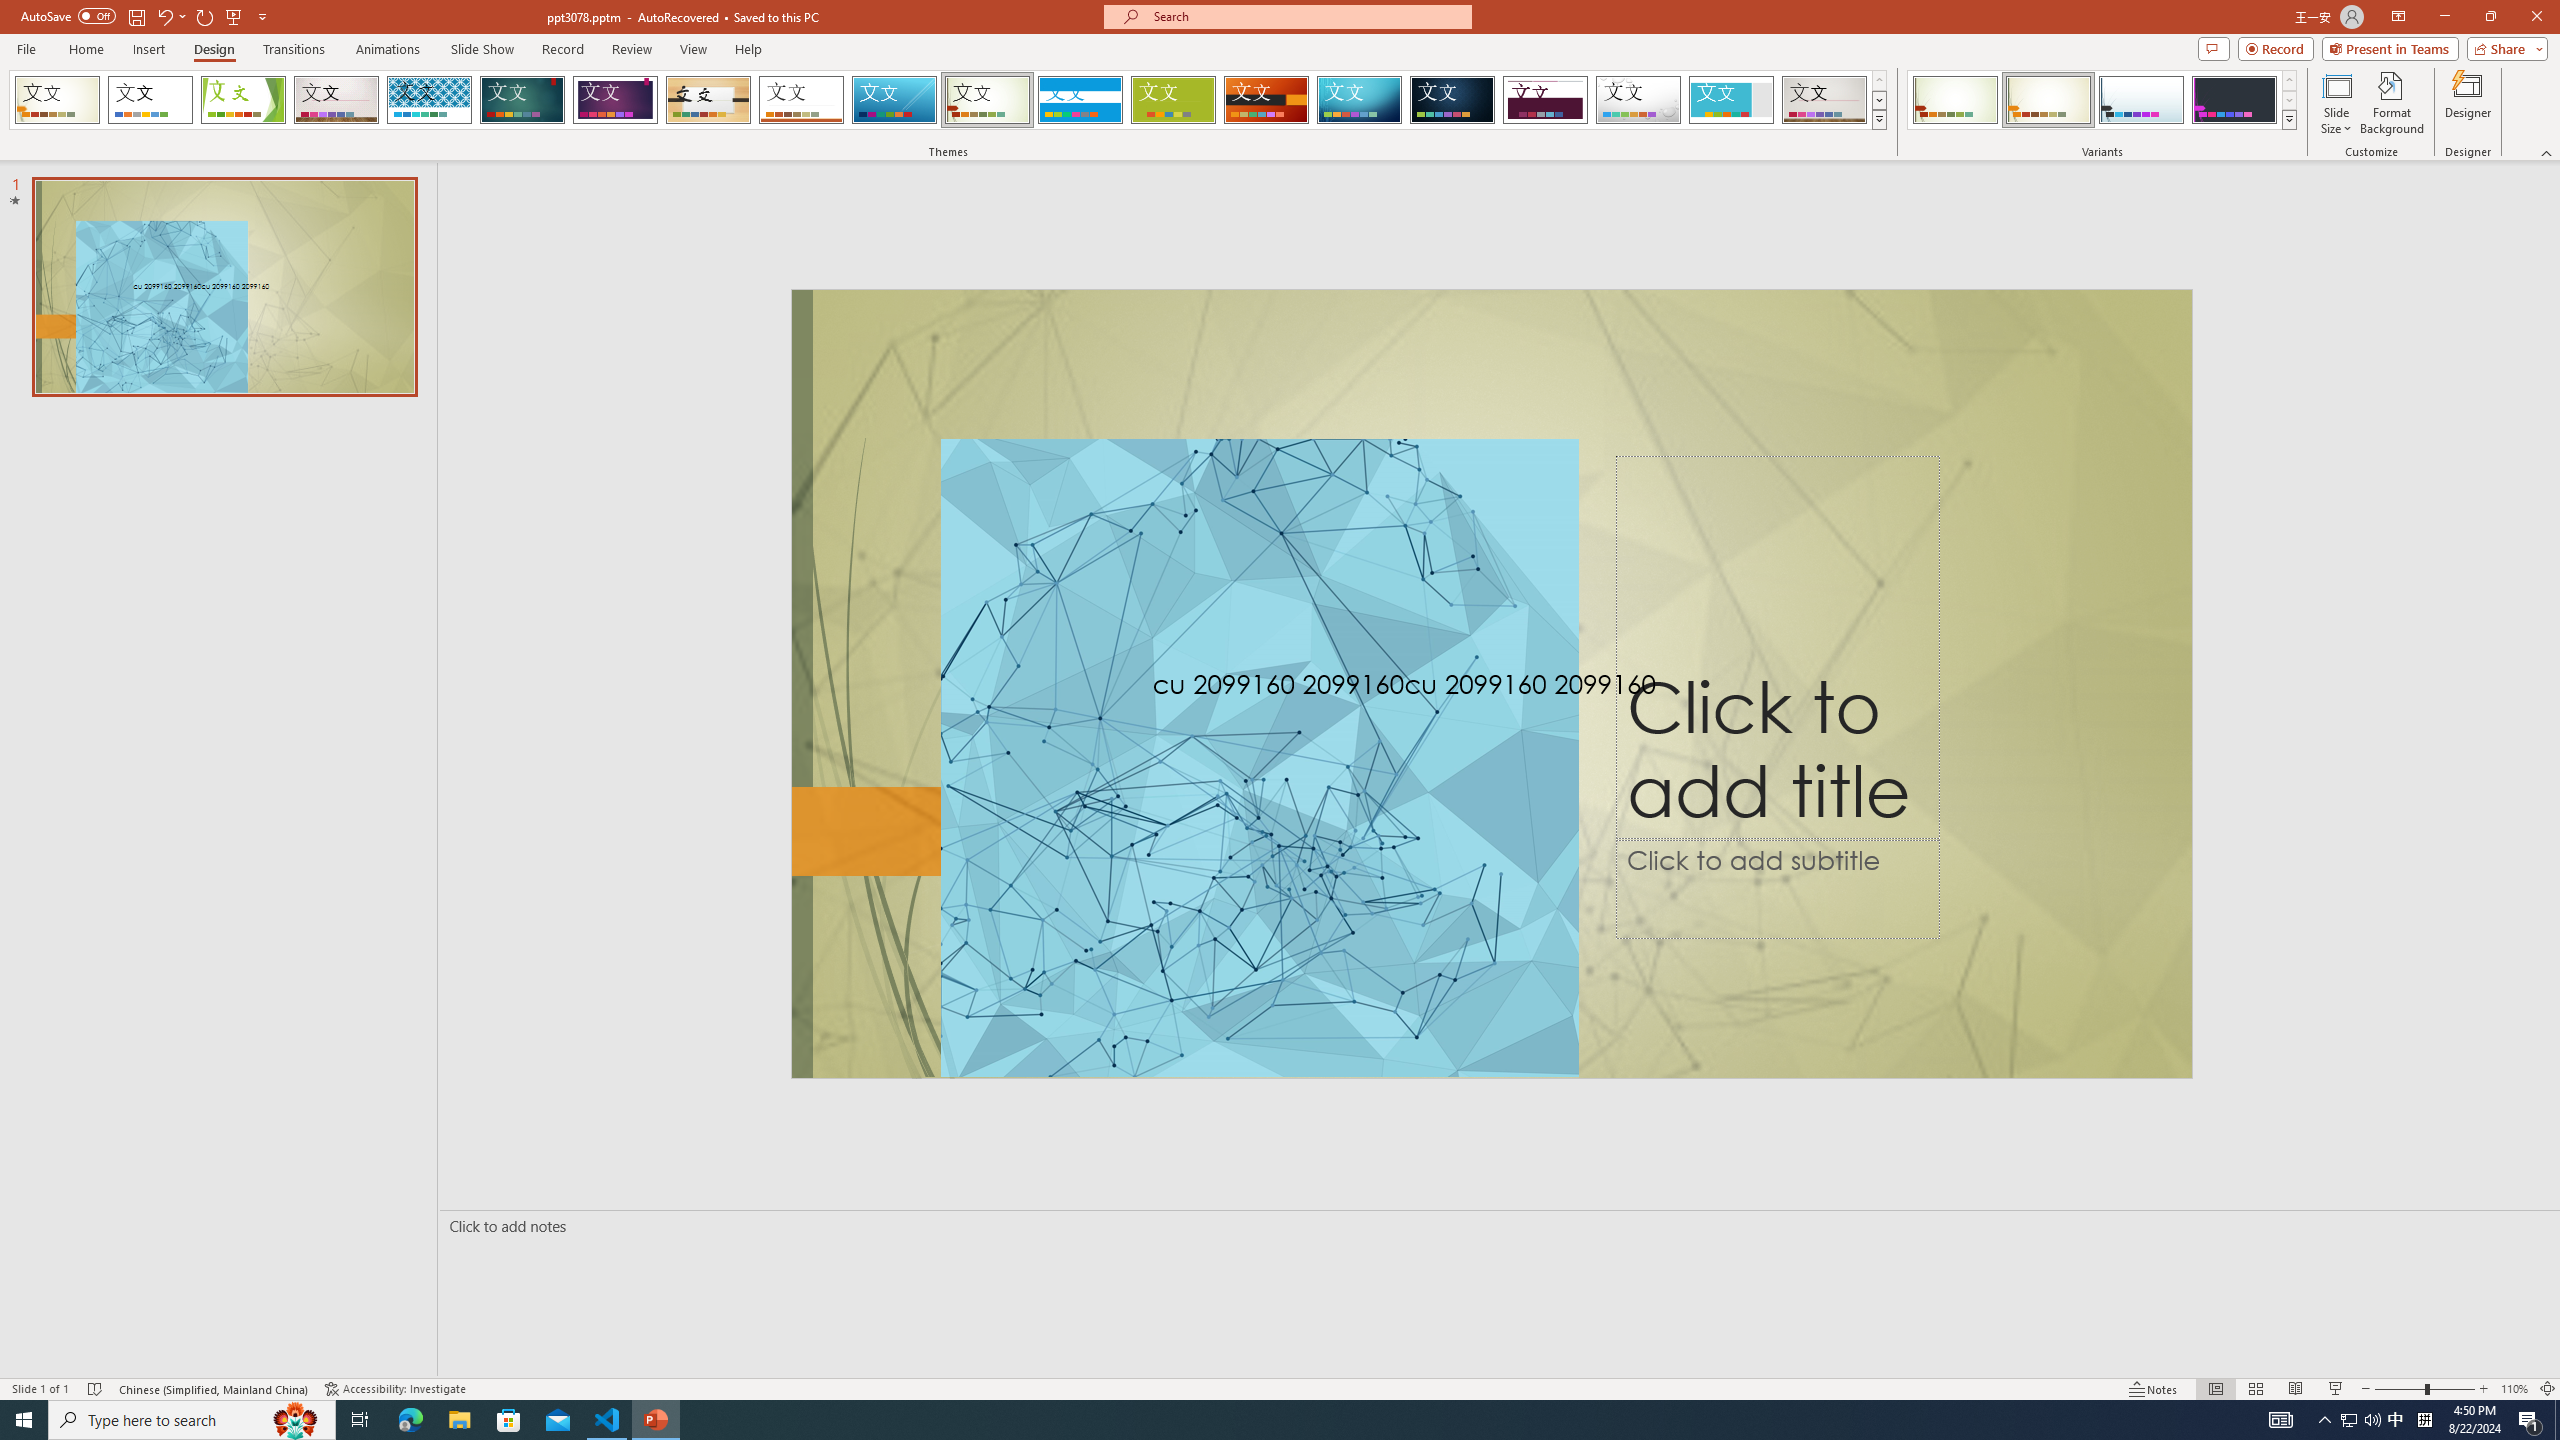 The height and width of the screenshot is (1440, 2560). Describe the element at coordinates (521, 99) in the screenshot. I see `'Ion Loading Preview...'` at that location.